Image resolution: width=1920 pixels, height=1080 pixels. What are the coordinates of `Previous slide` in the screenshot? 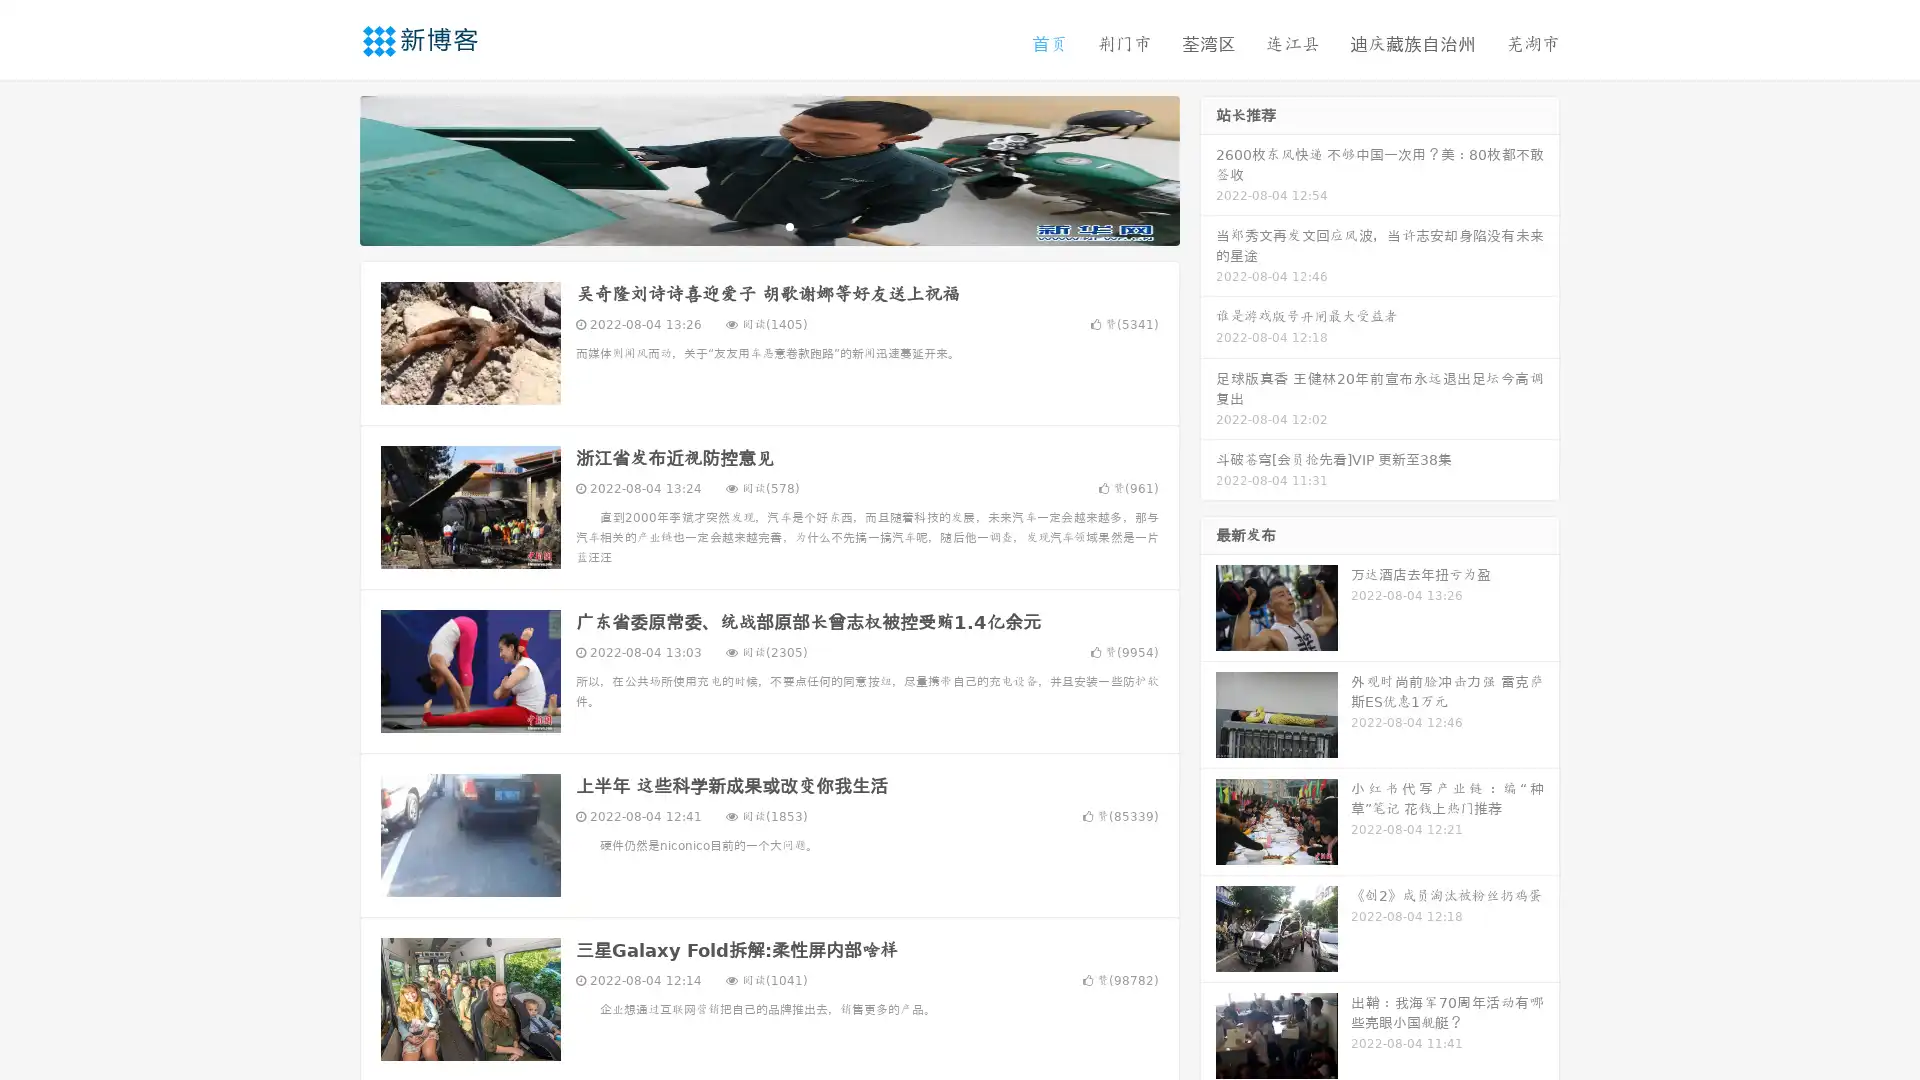 It's located at (330, 168).